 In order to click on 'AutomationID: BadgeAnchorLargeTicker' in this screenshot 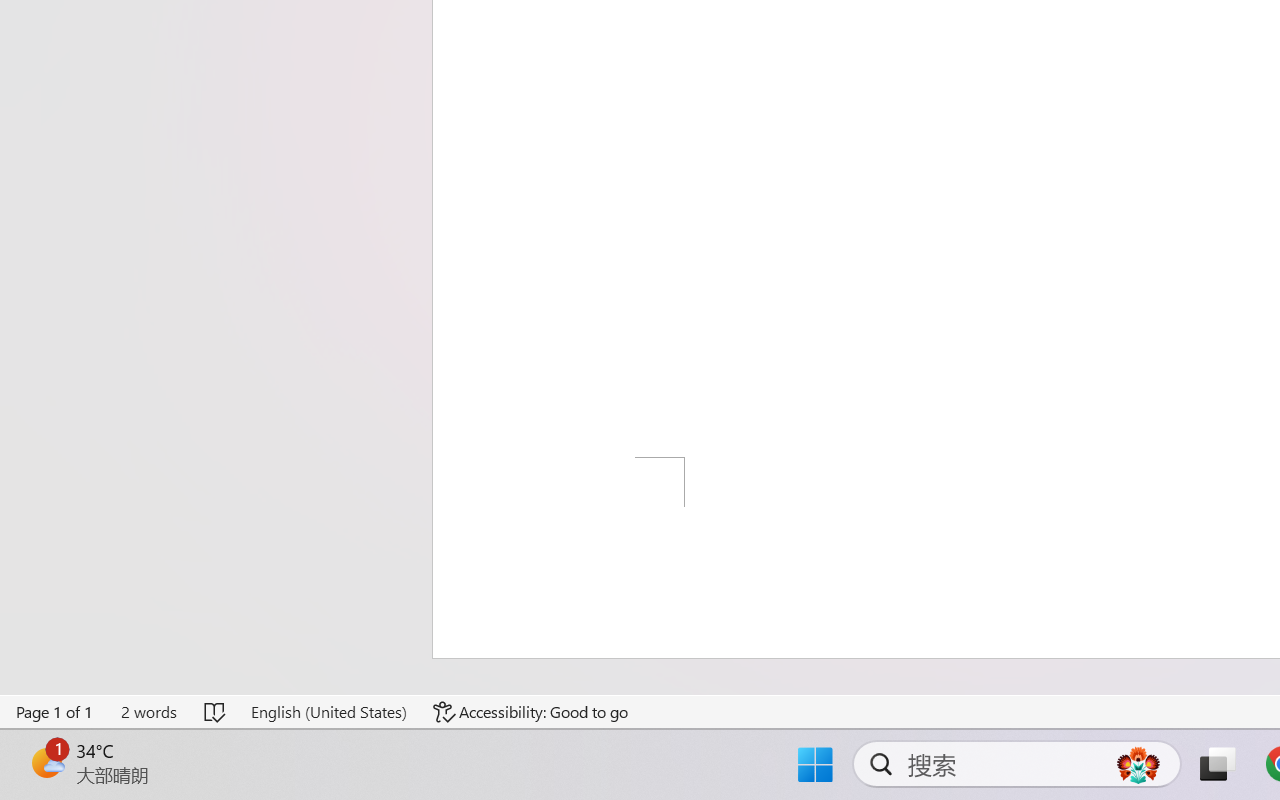, I will do `click(46, 762)`.